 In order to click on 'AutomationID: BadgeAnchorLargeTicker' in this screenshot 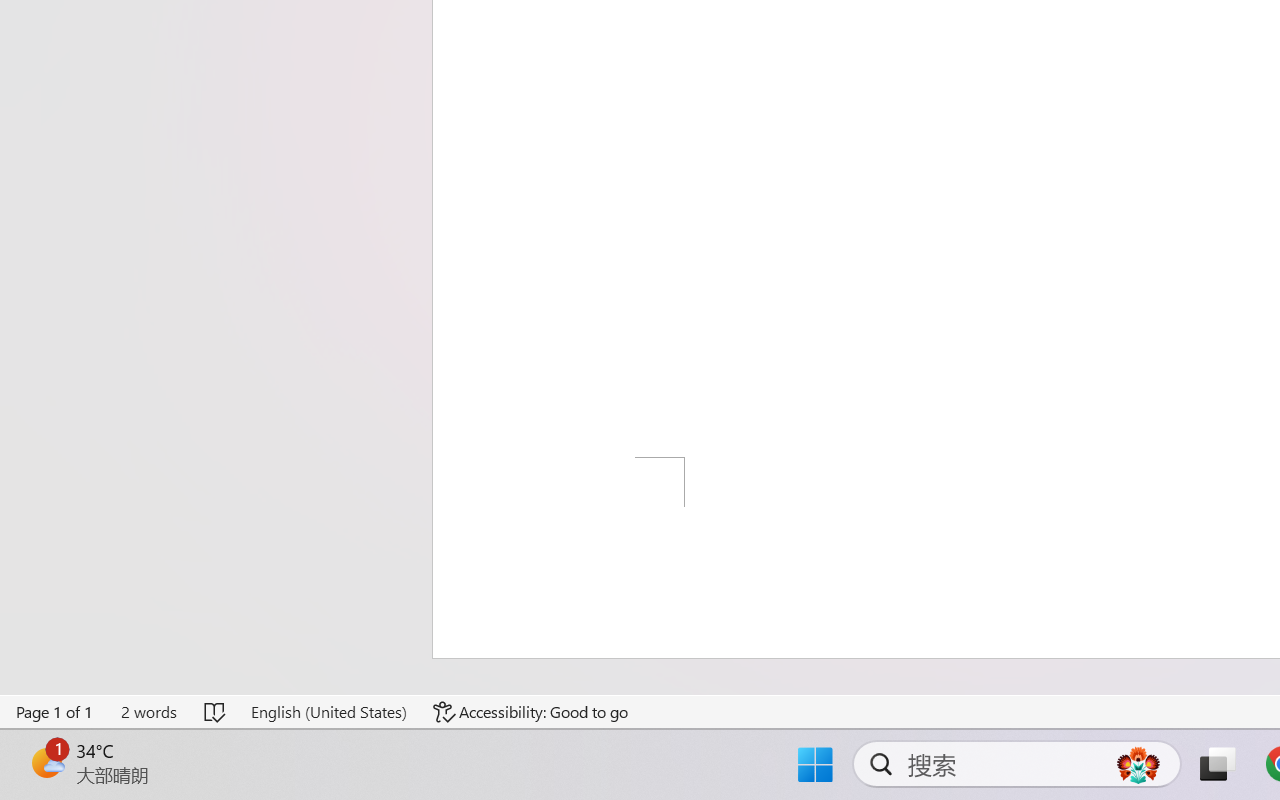, I will do `click(46, 762)`.